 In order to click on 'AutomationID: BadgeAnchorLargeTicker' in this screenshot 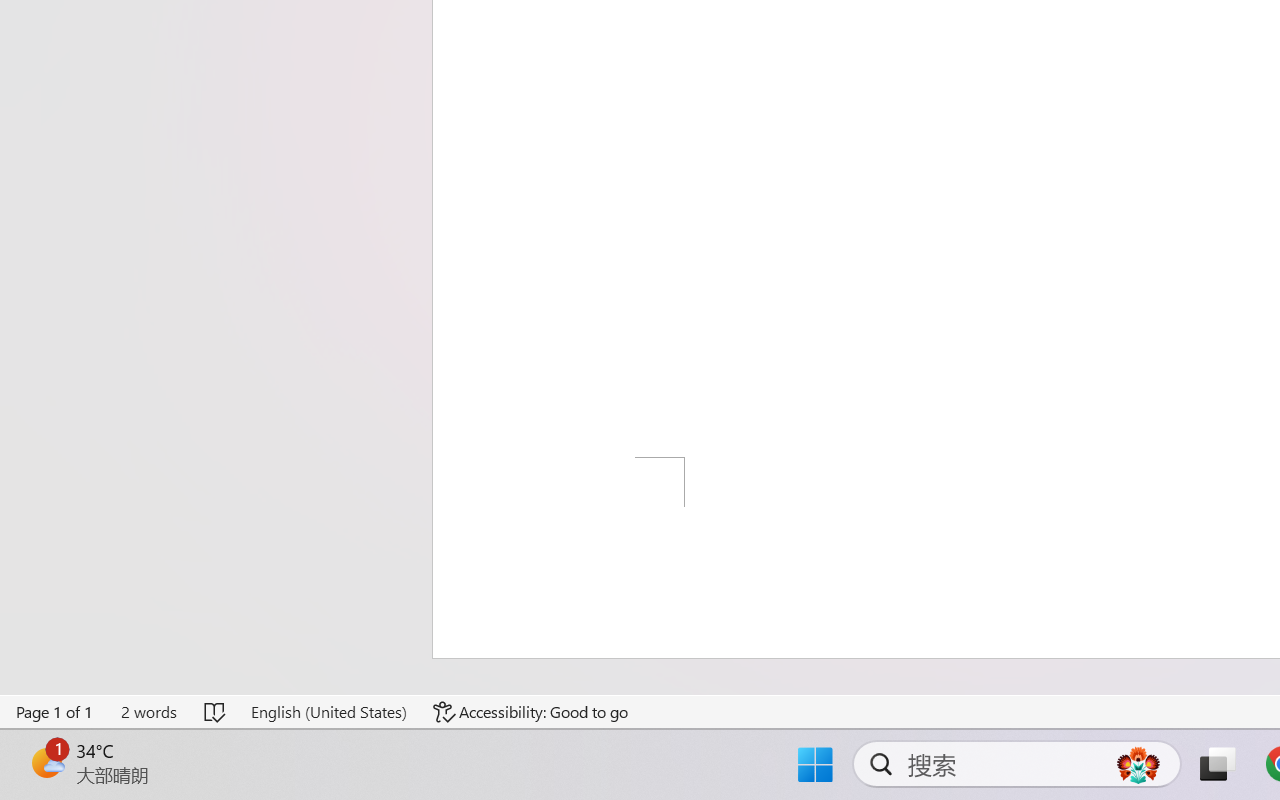, I will do `click(46, 762)`.